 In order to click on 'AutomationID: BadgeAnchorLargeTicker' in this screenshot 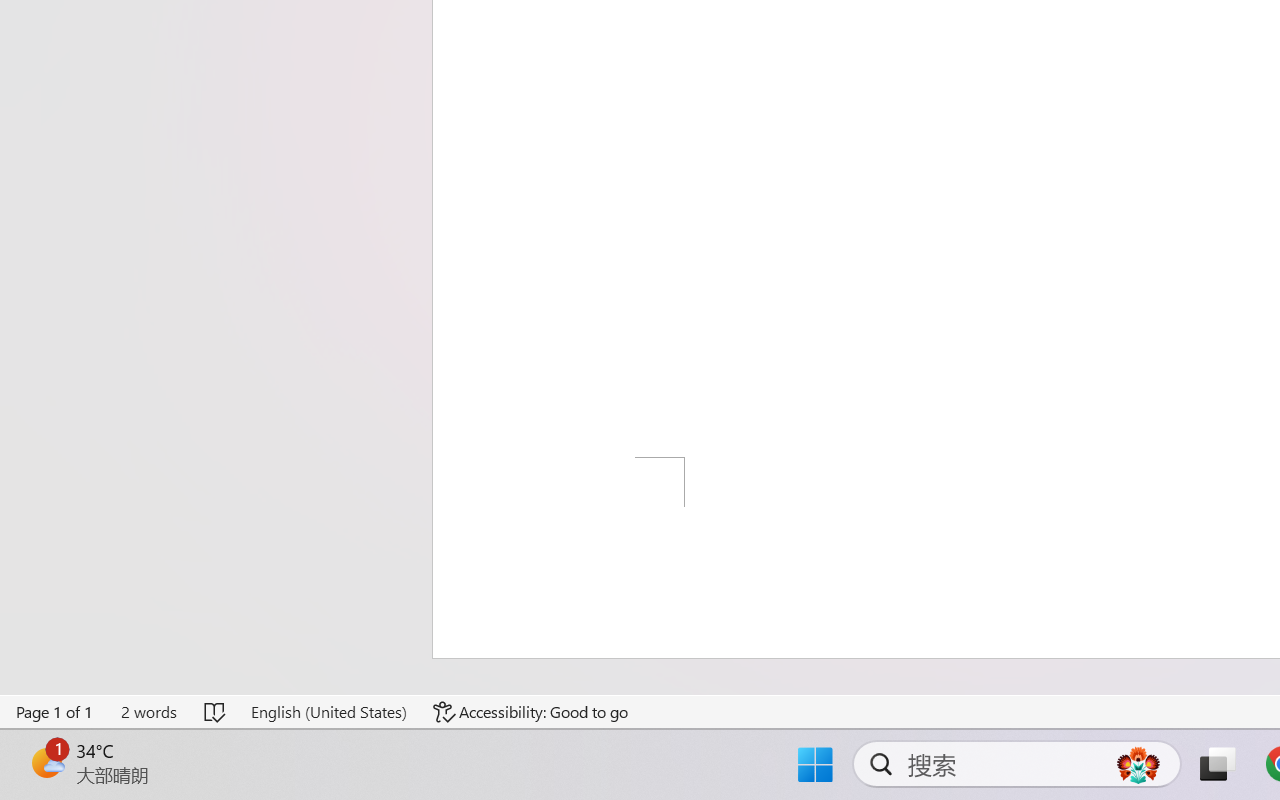, I will do `click(46, 762)`.